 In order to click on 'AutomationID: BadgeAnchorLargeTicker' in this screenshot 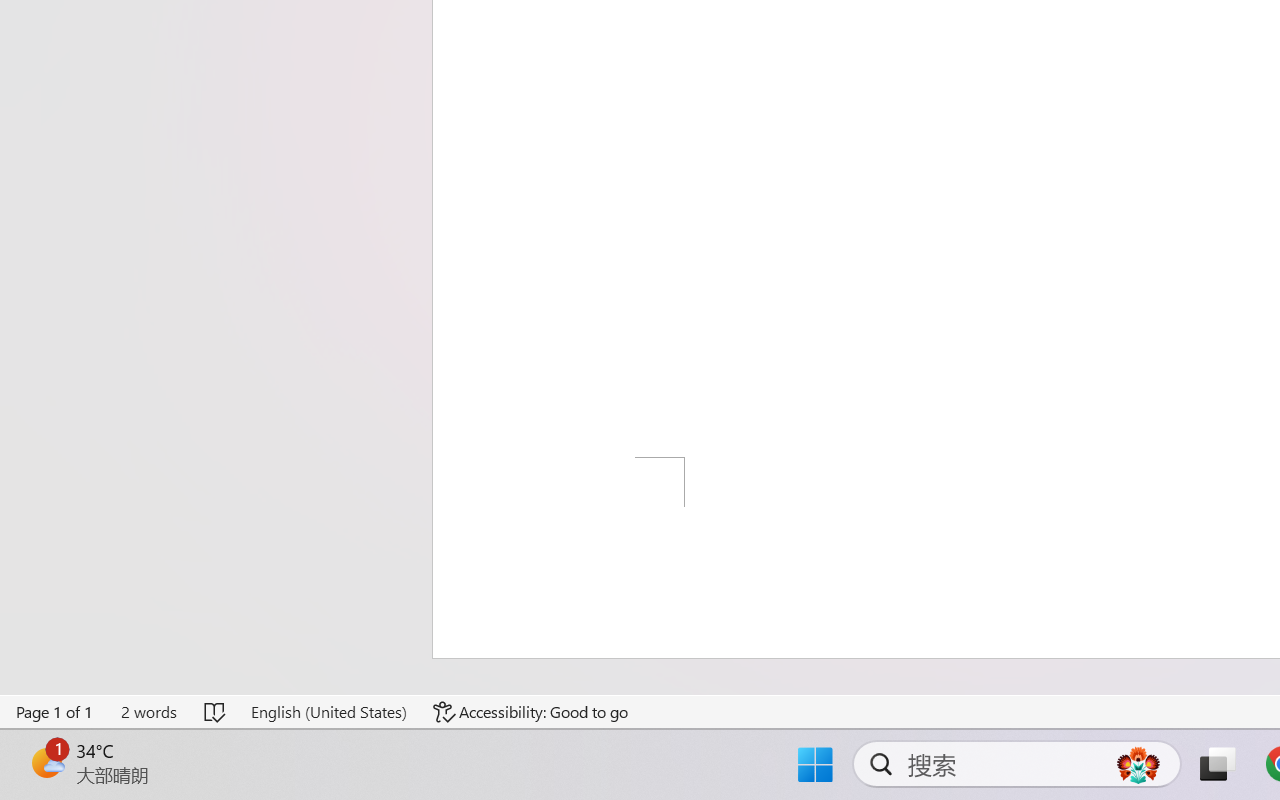, I will do `click(46, 762)`.